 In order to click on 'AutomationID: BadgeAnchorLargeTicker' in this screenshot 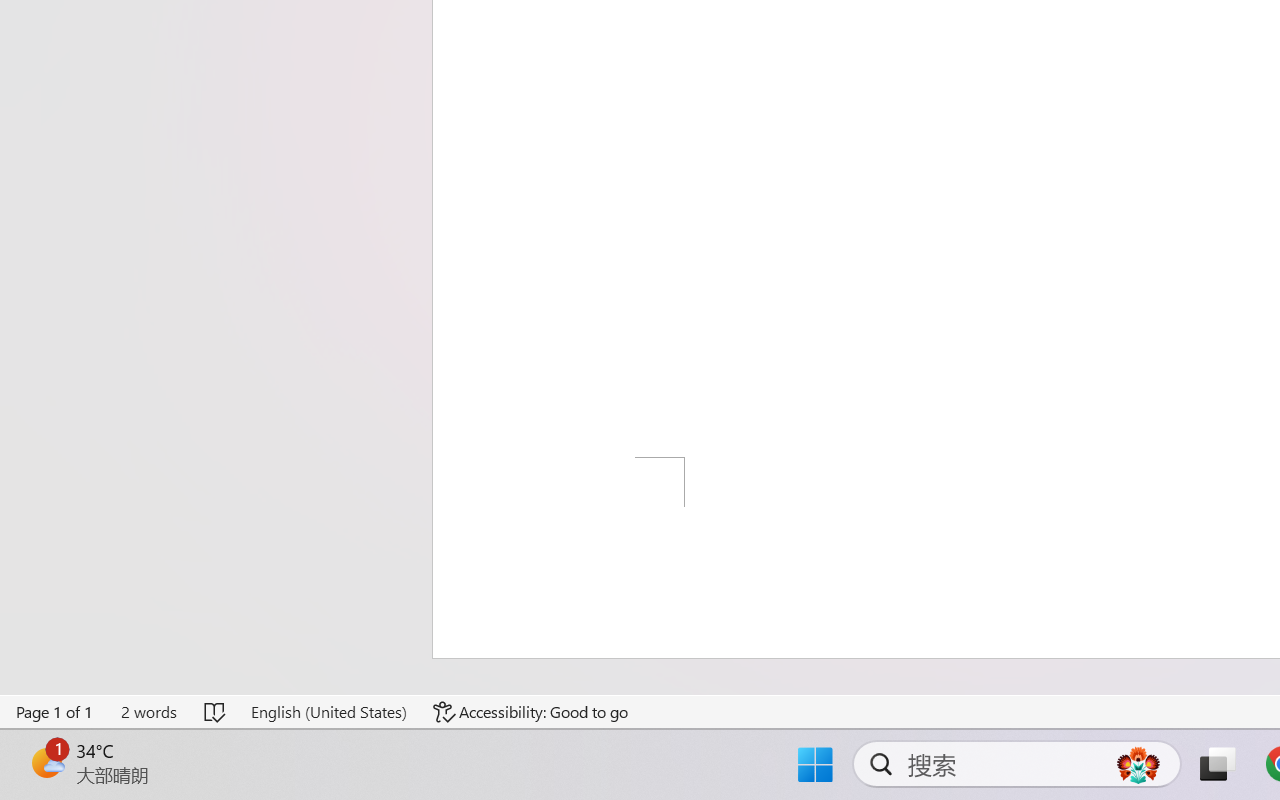, I will do `click(46, 762)`.